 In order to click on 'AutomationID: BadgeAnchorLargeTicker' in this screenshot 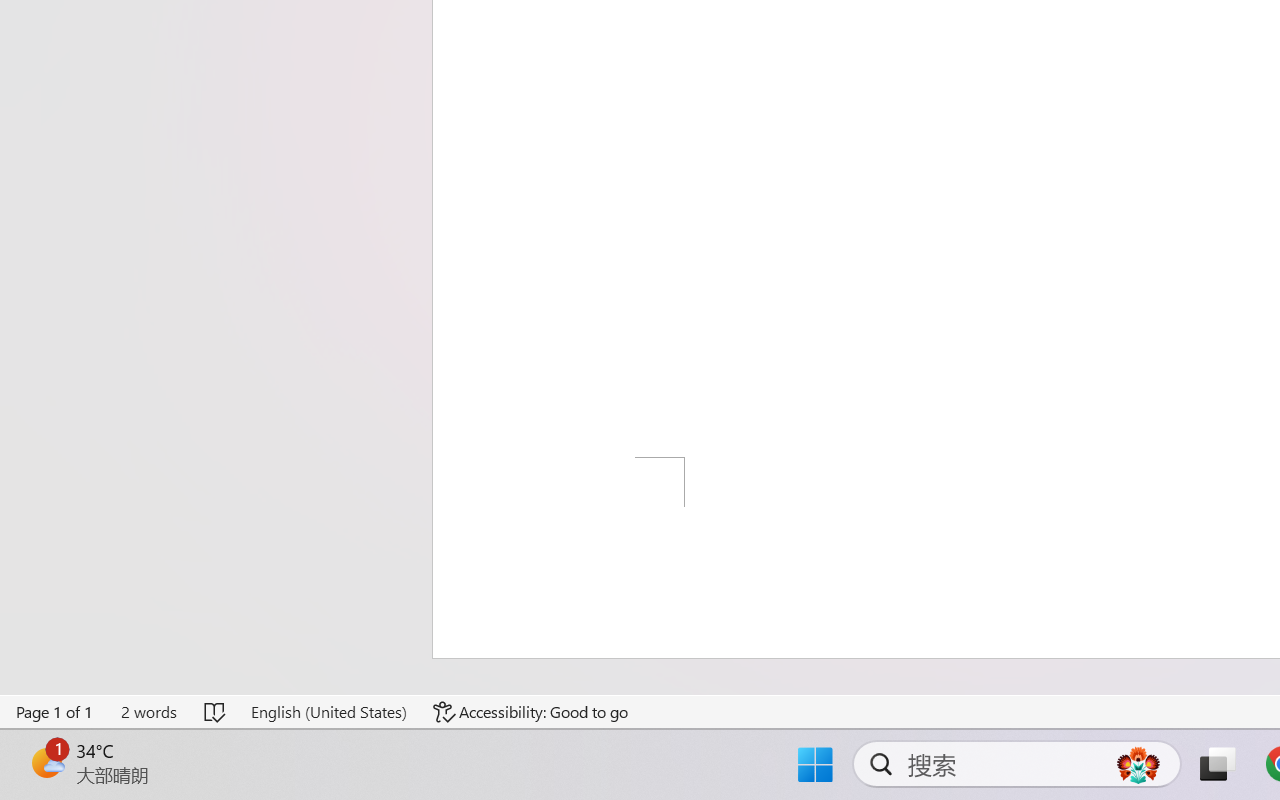, I will do `click(46, 762)`.